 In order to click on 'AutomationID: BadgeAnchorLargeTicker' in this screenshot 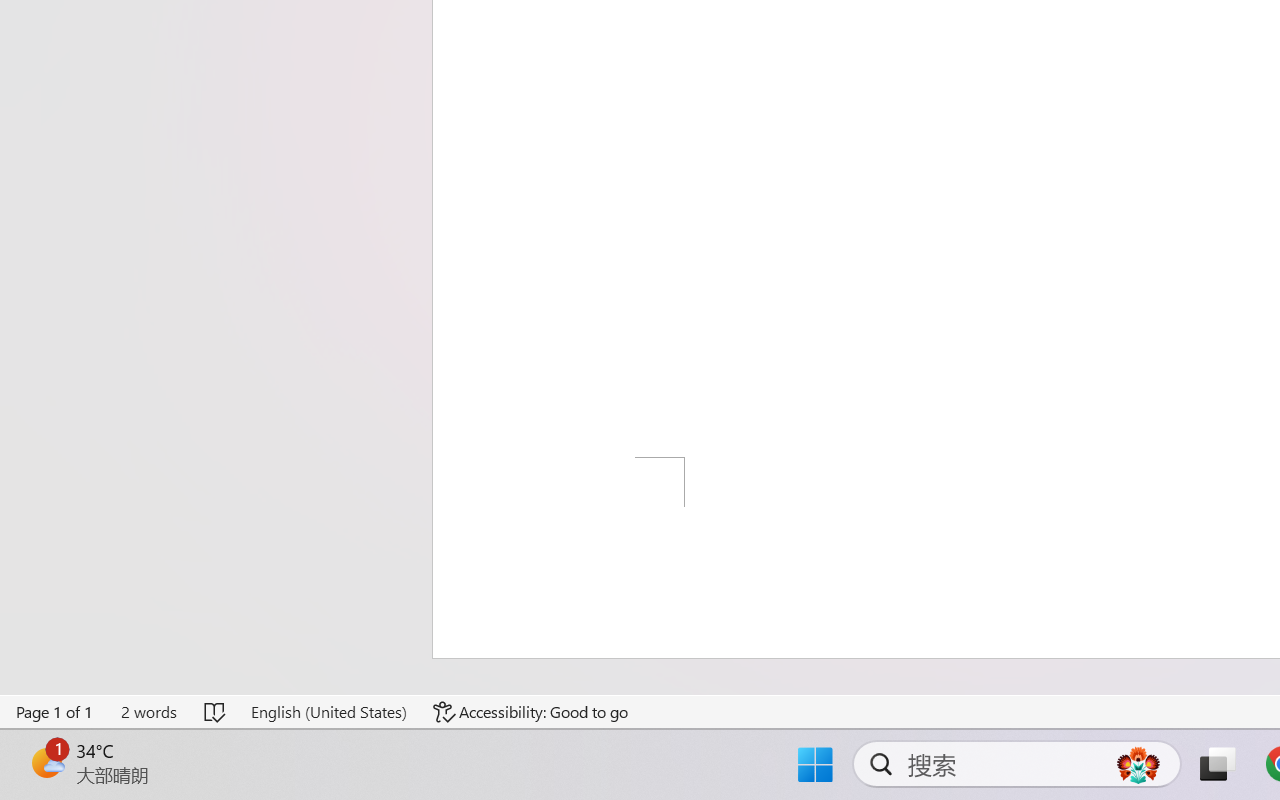, I will do `click(46, 762)`.